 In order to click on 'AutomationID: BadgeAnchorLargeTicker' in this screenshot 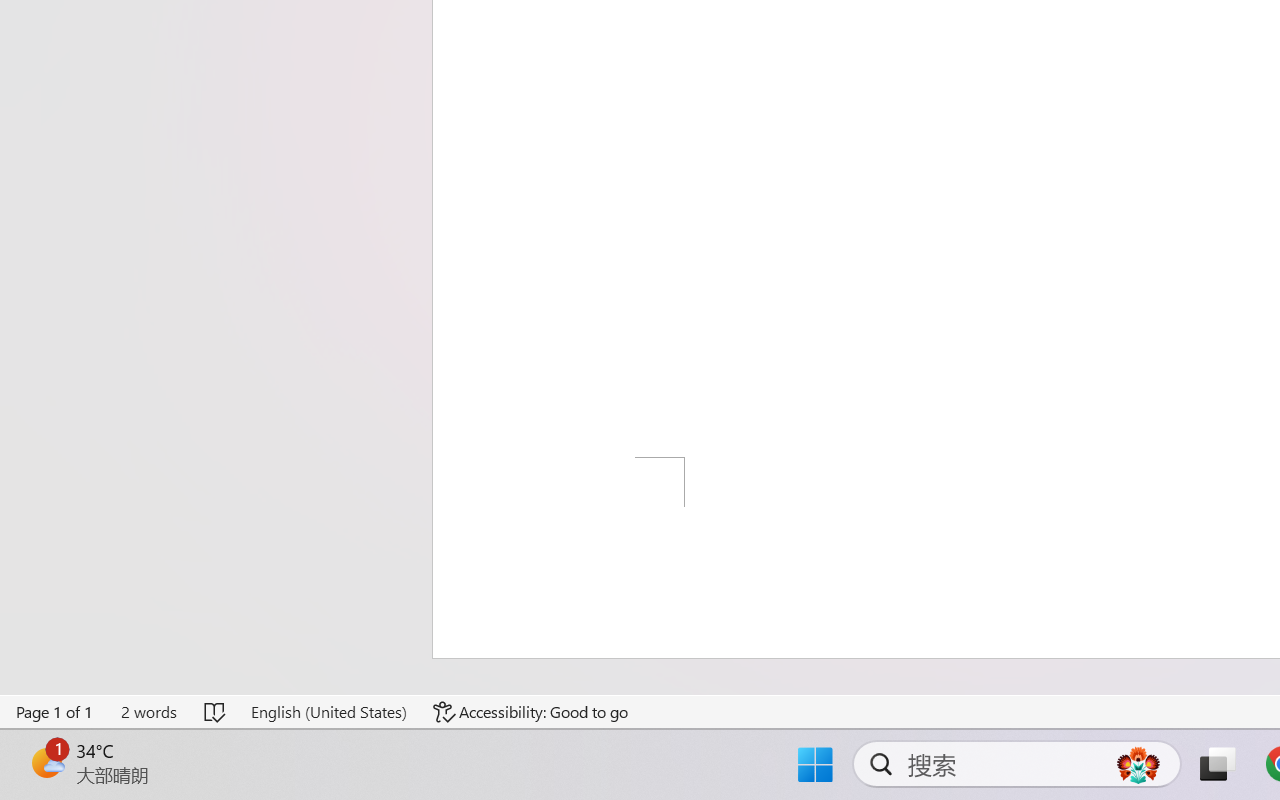, I will do `click(46, 762)`.